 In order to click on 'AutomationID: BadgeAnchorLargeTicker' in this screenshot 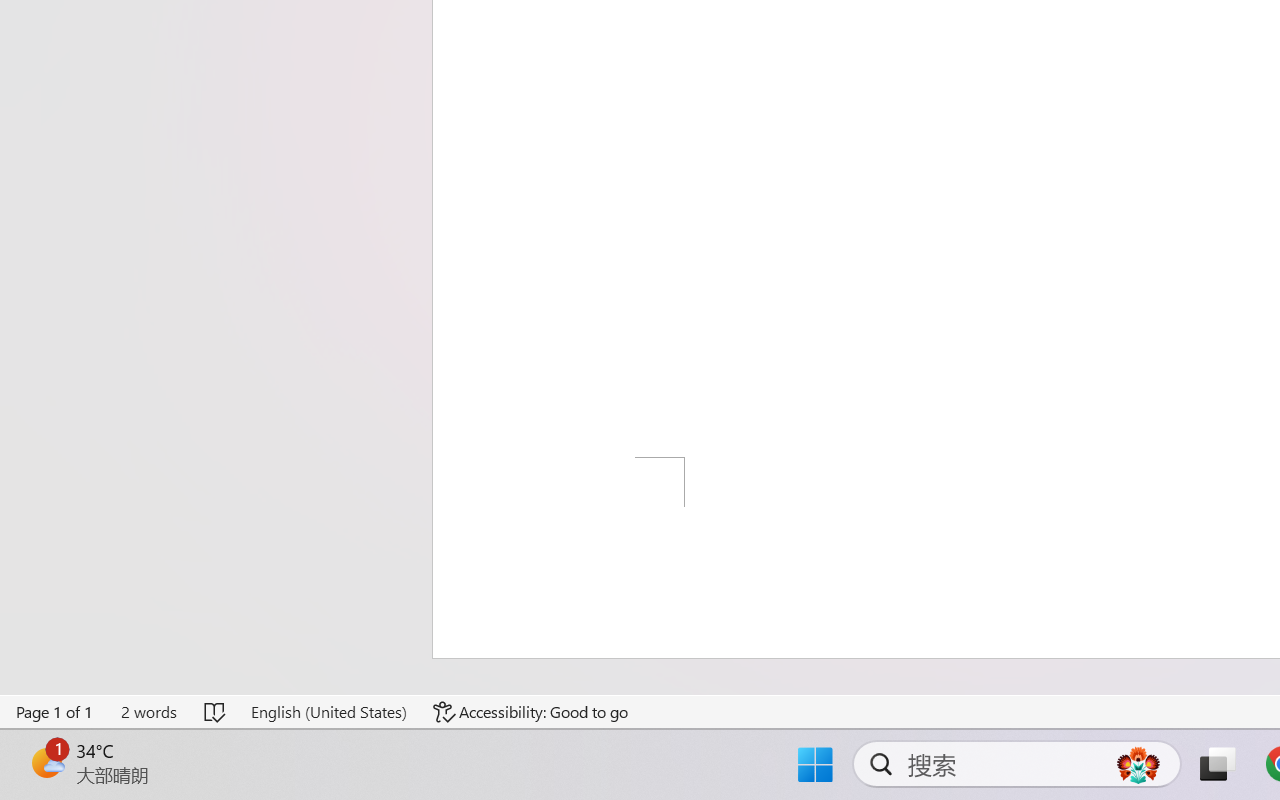, I will do `click(46, 762)`.